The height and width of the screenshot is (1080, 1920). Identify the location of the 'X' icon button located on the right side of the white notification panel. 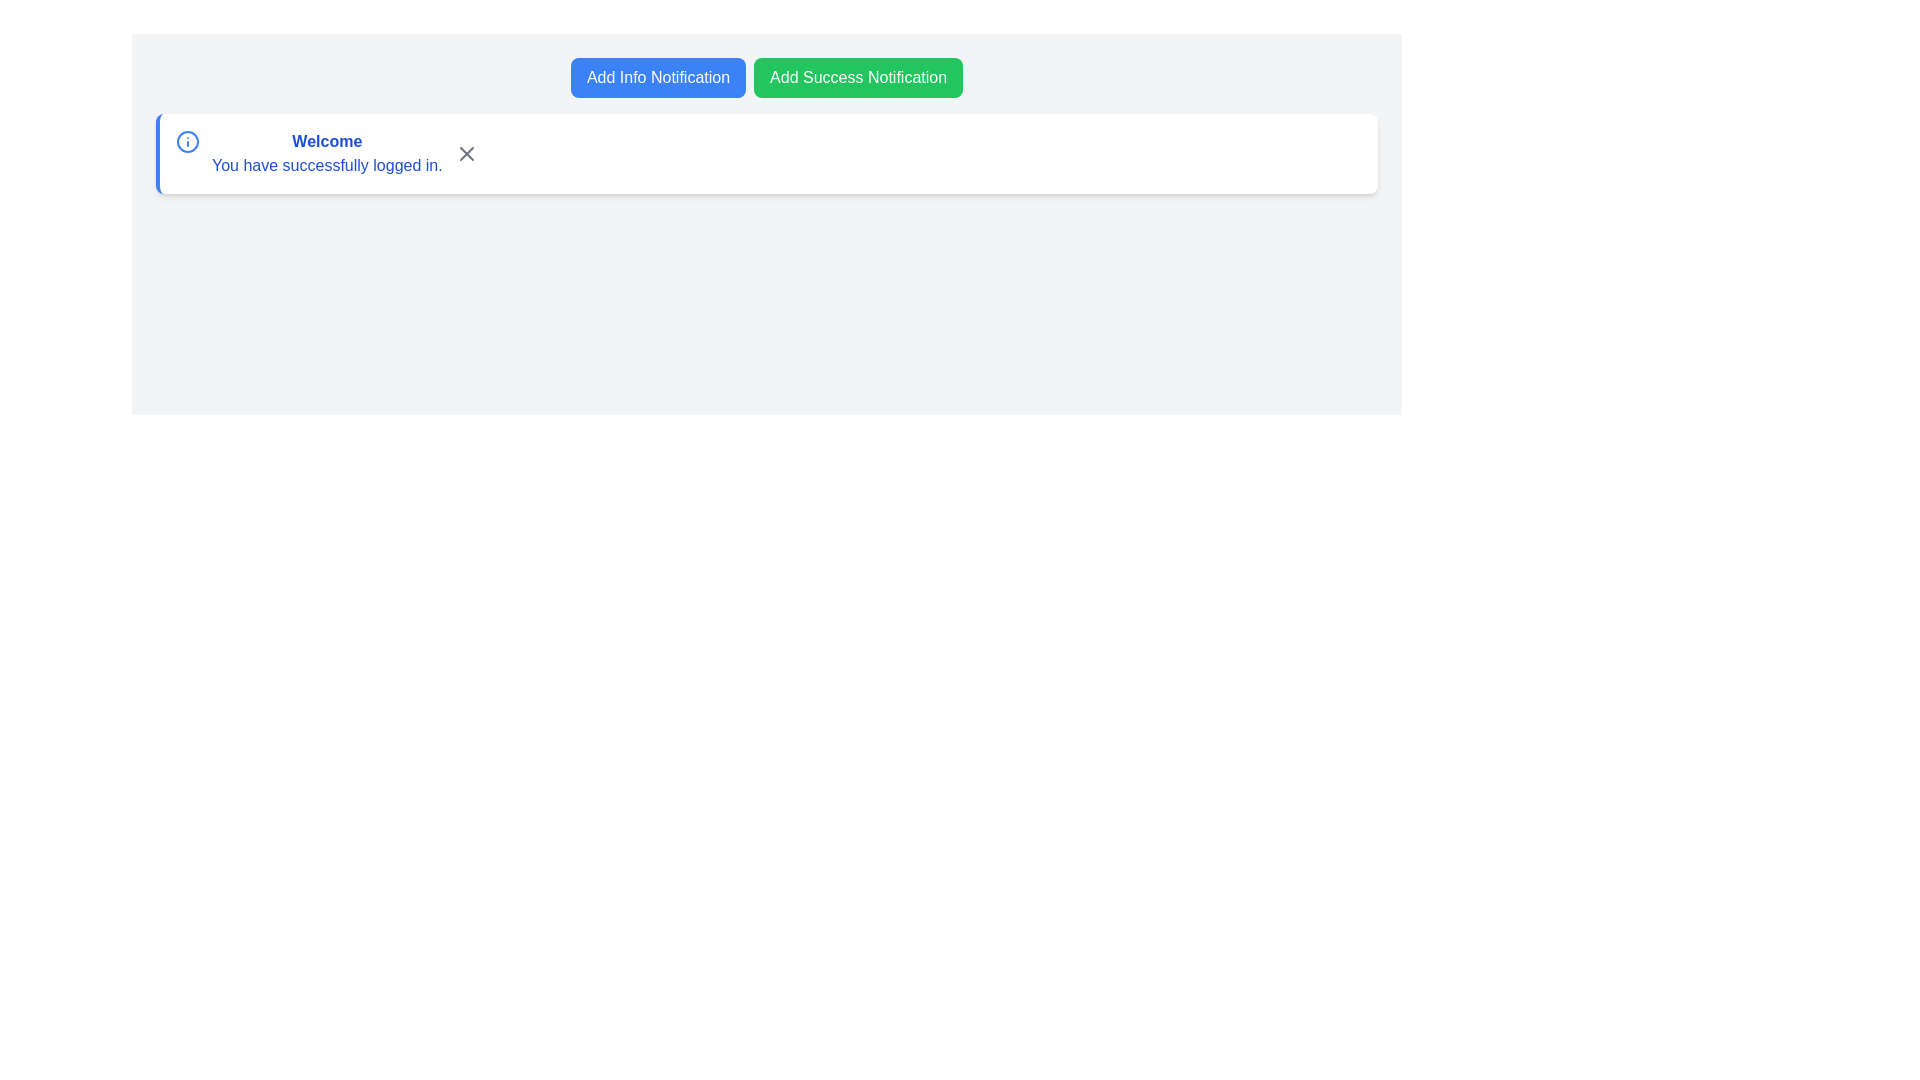
(465, 153).